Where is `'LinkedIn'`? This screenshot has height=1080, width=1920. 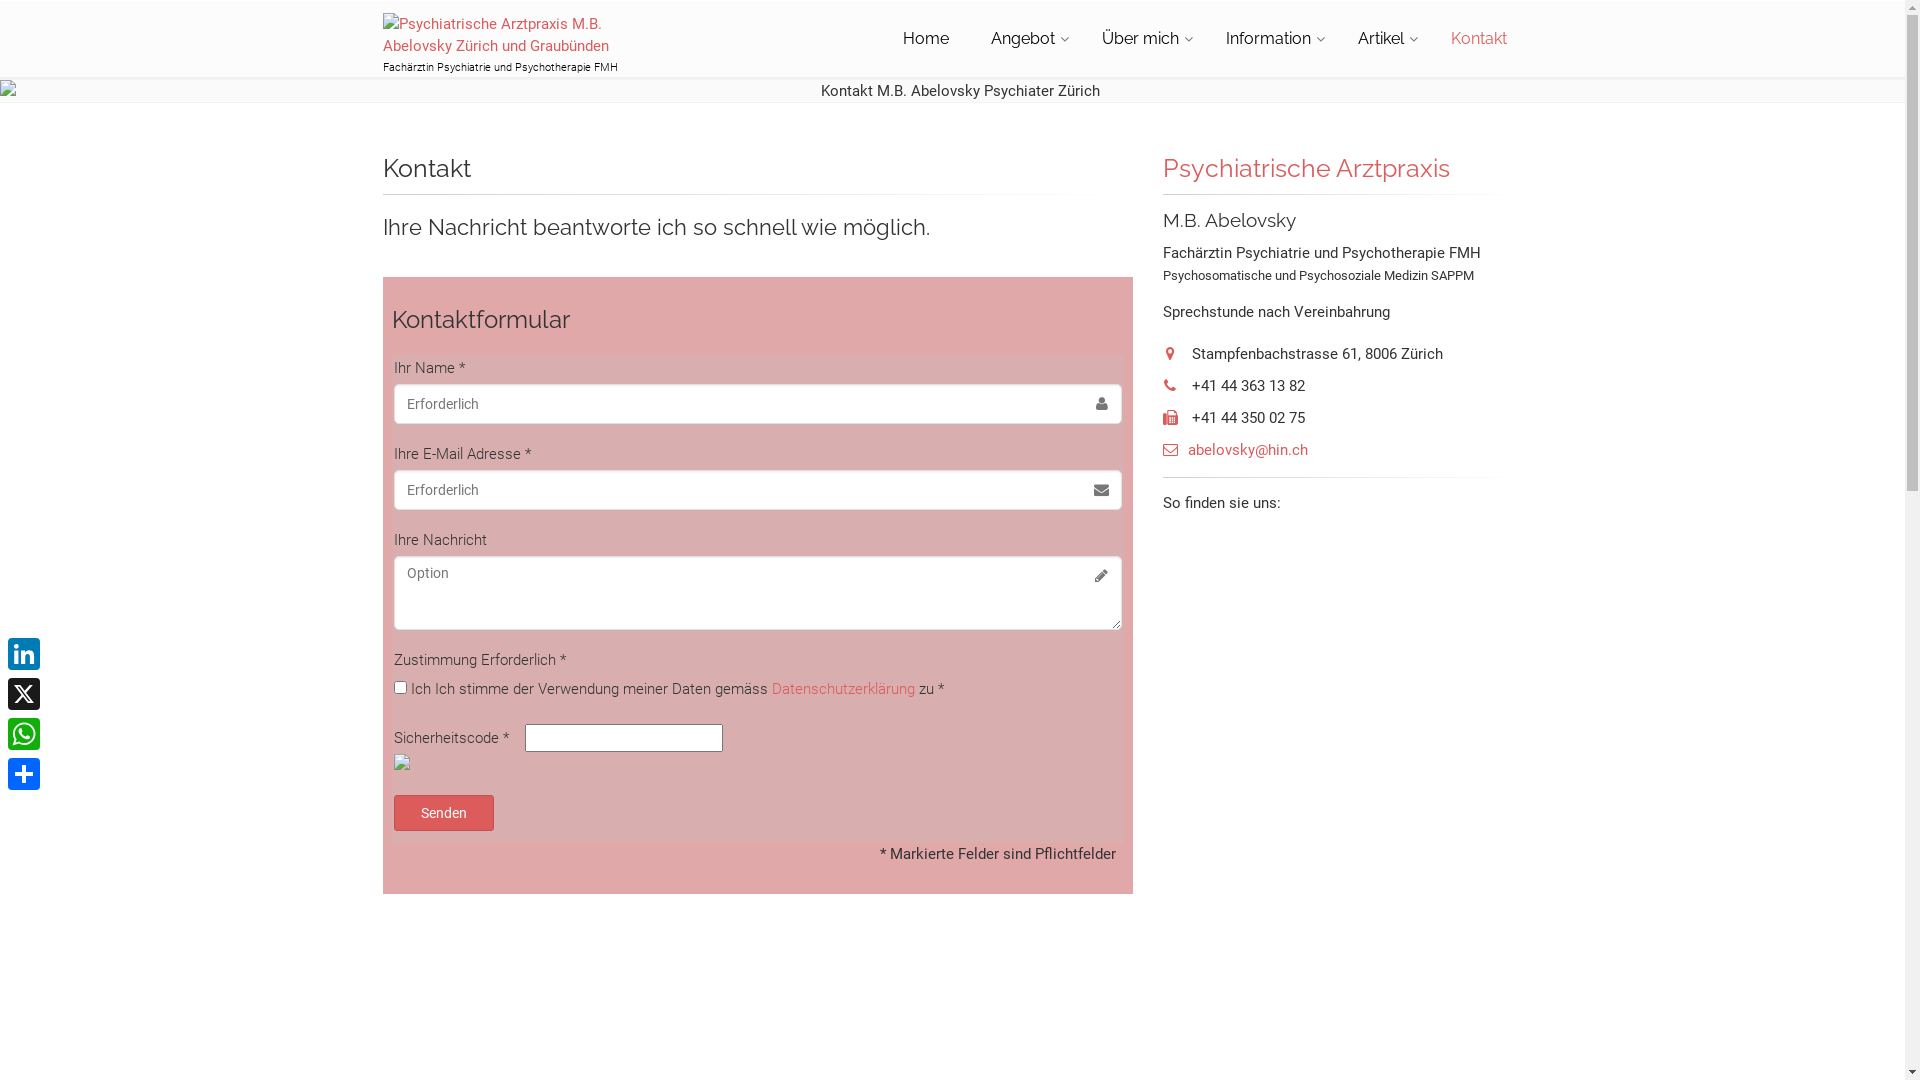 'LinkedIn' is located at coordinates (24, 654).